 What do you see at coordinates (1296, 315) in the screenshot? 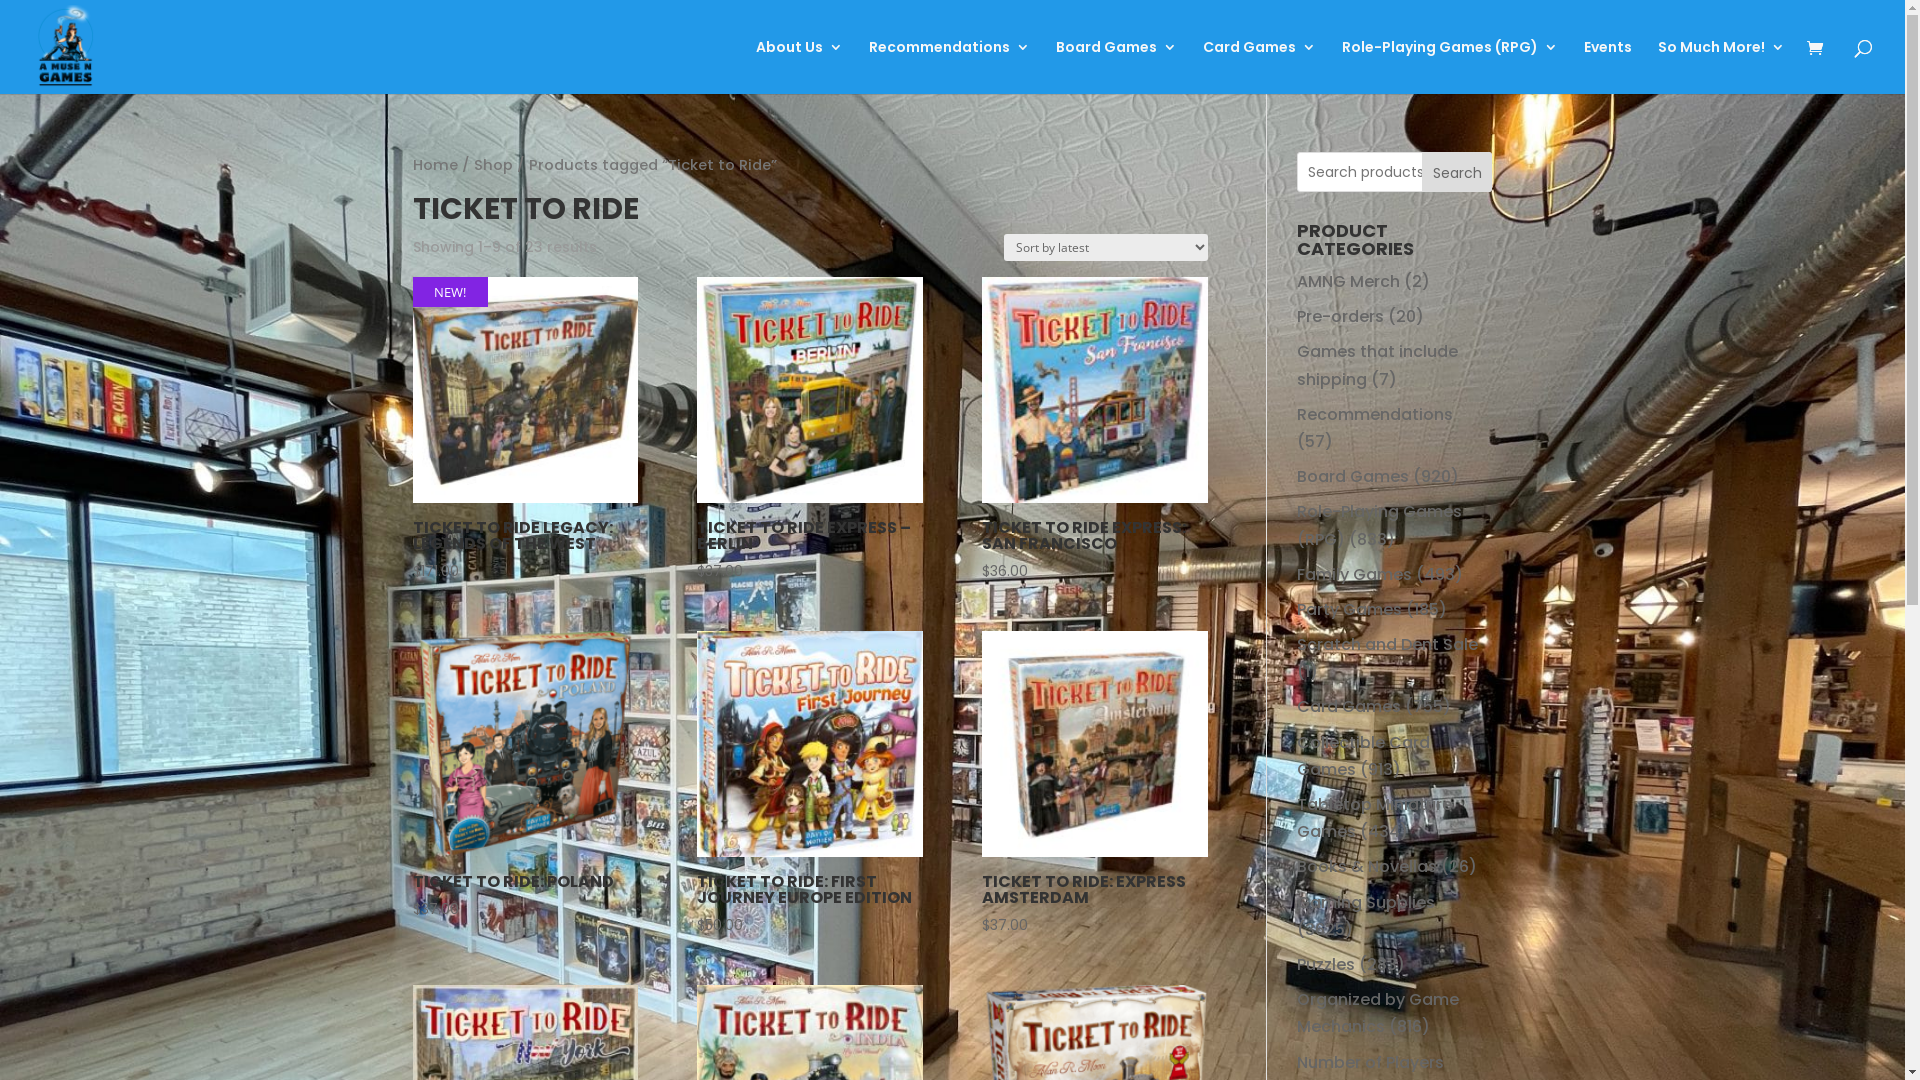
I see `'Pre-orders'` at bounding box center [1296, 315].